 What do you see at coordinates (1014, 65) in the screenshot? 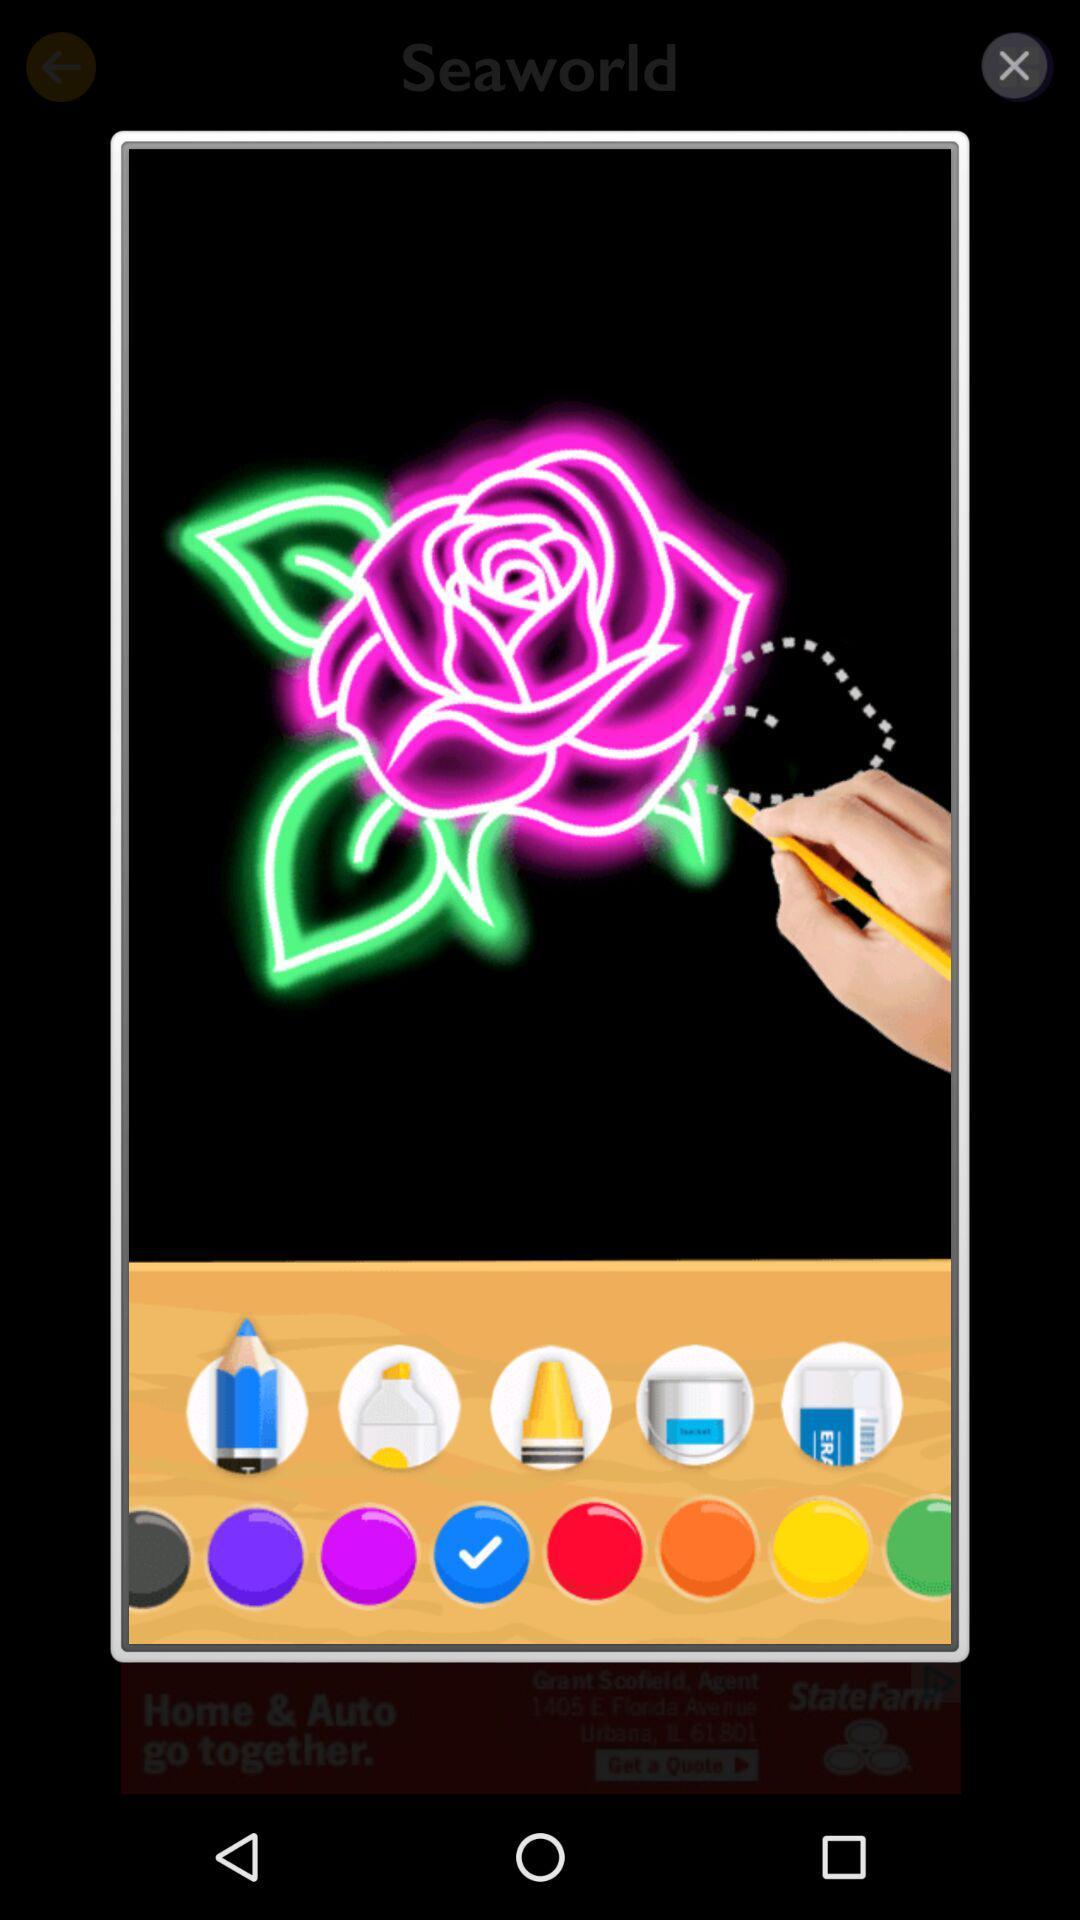
I see `popup window` at bounding box center [1014, 65].